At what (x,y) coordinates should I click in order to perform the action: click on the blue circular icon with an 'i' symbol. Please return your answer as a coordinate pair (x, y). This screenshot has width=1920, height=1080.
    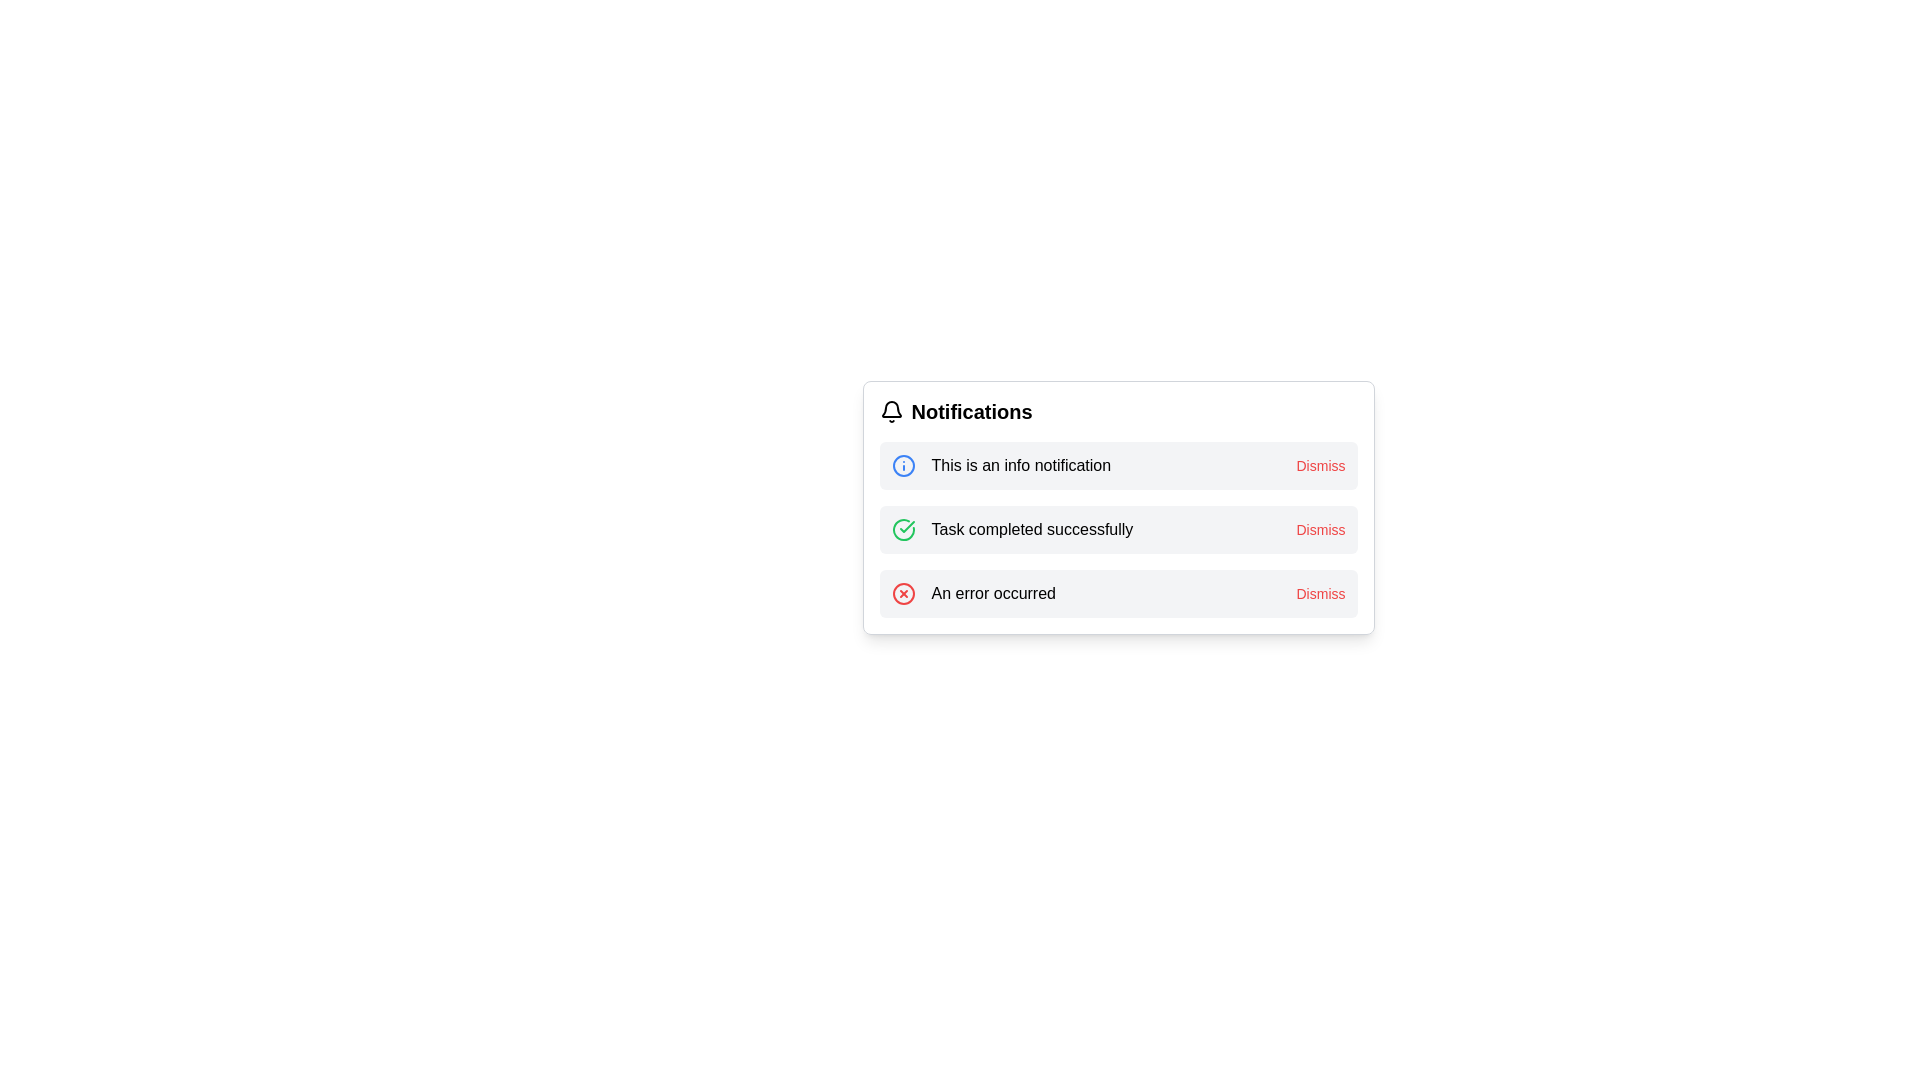
    Looking at the image, I should click on (902, 466).